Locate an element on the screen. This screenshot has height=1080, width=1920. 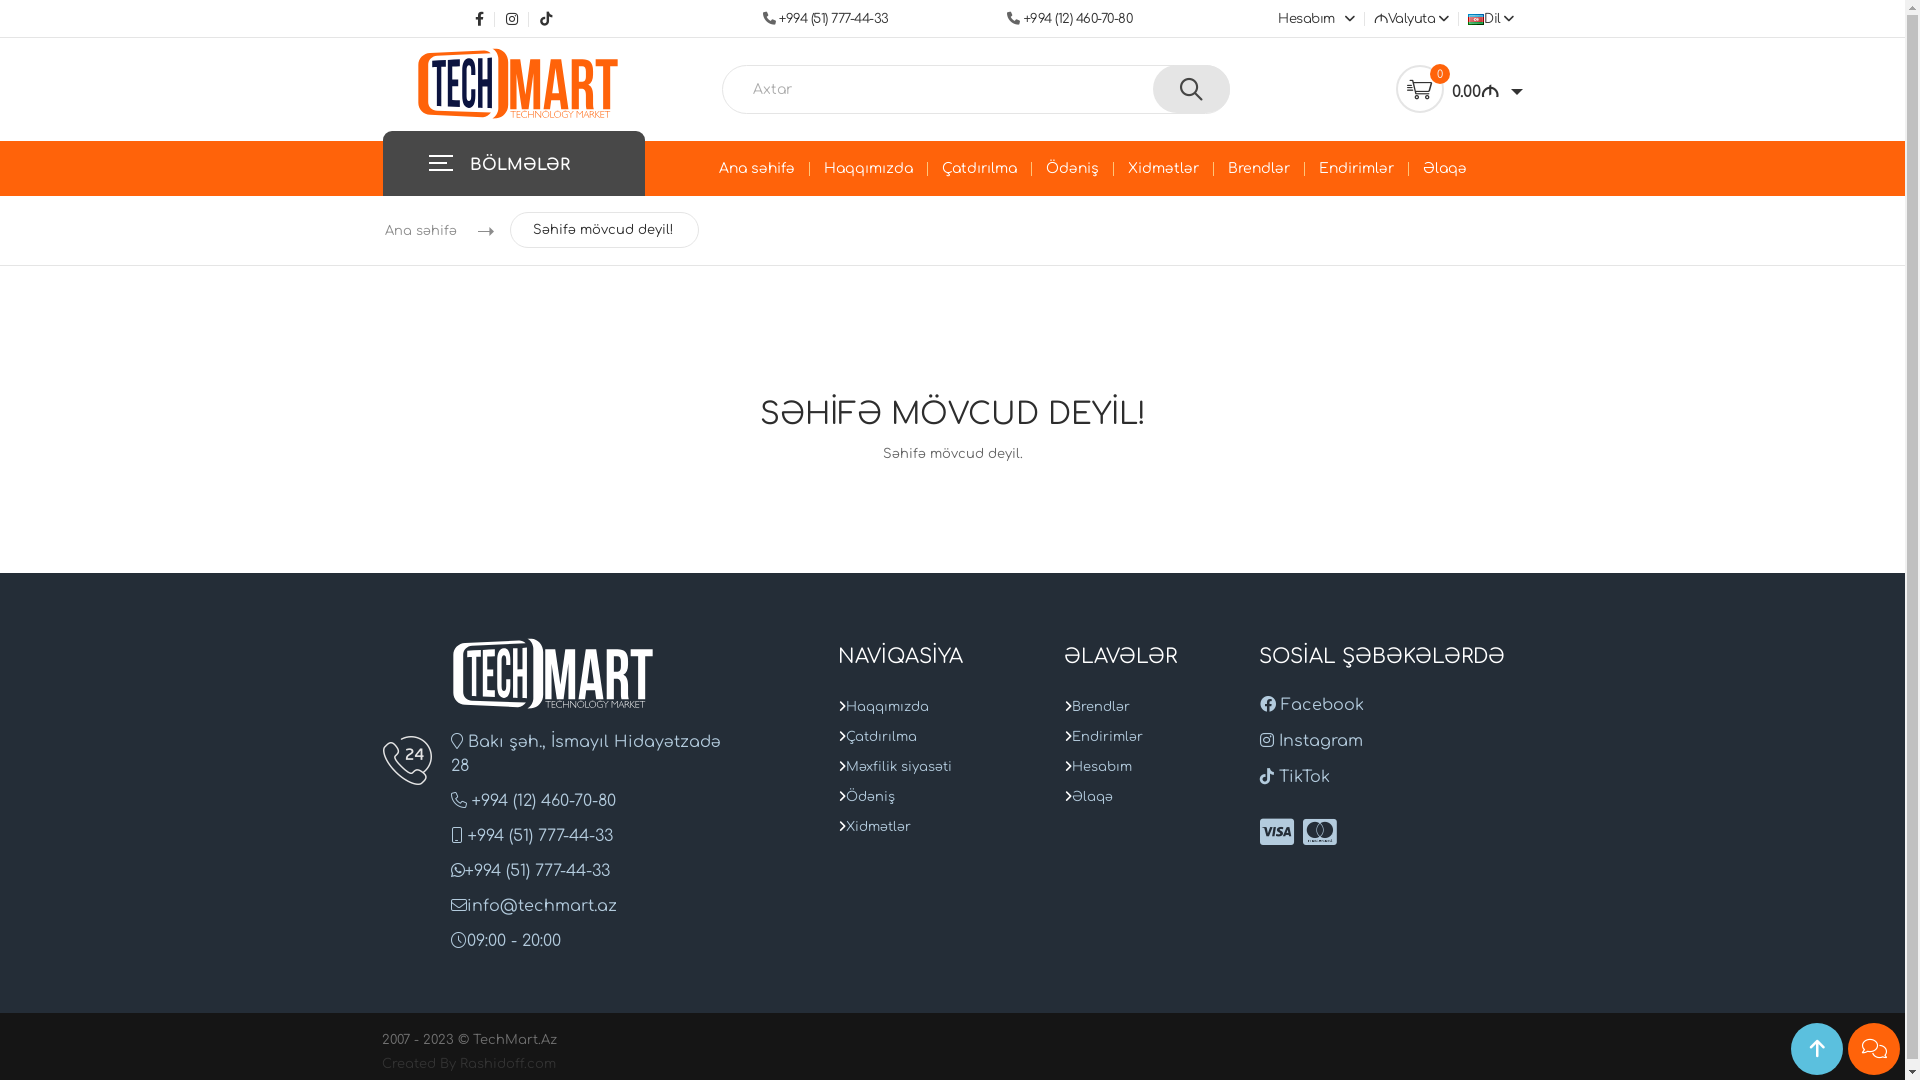
'+994 (51) 777-44-33' is located at coordinates (834, 19).